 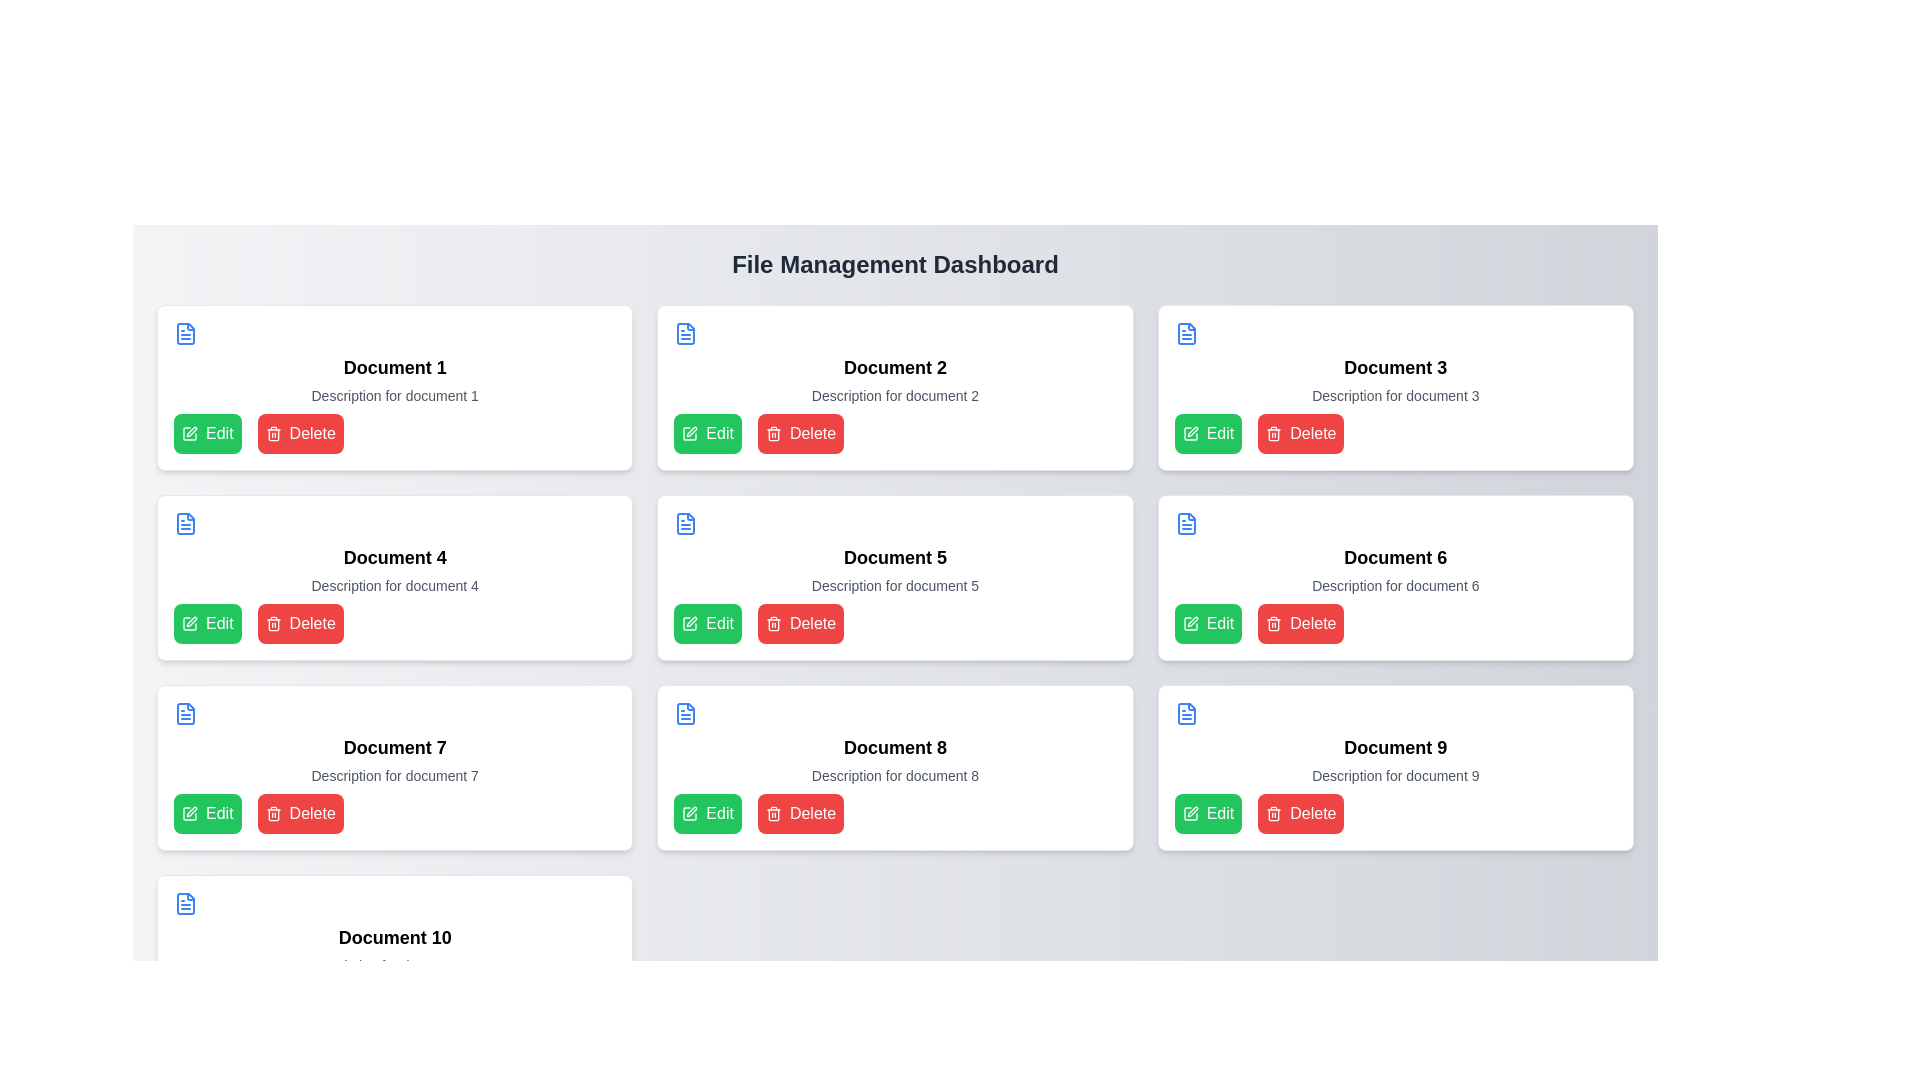 What do you see at coordinates (192, 1002) in the screenshot?
I see `the visual style of the pen icon located in the bottom left corner of the control panel associated with 'Document 10'` at bounding box center [192, 1002].